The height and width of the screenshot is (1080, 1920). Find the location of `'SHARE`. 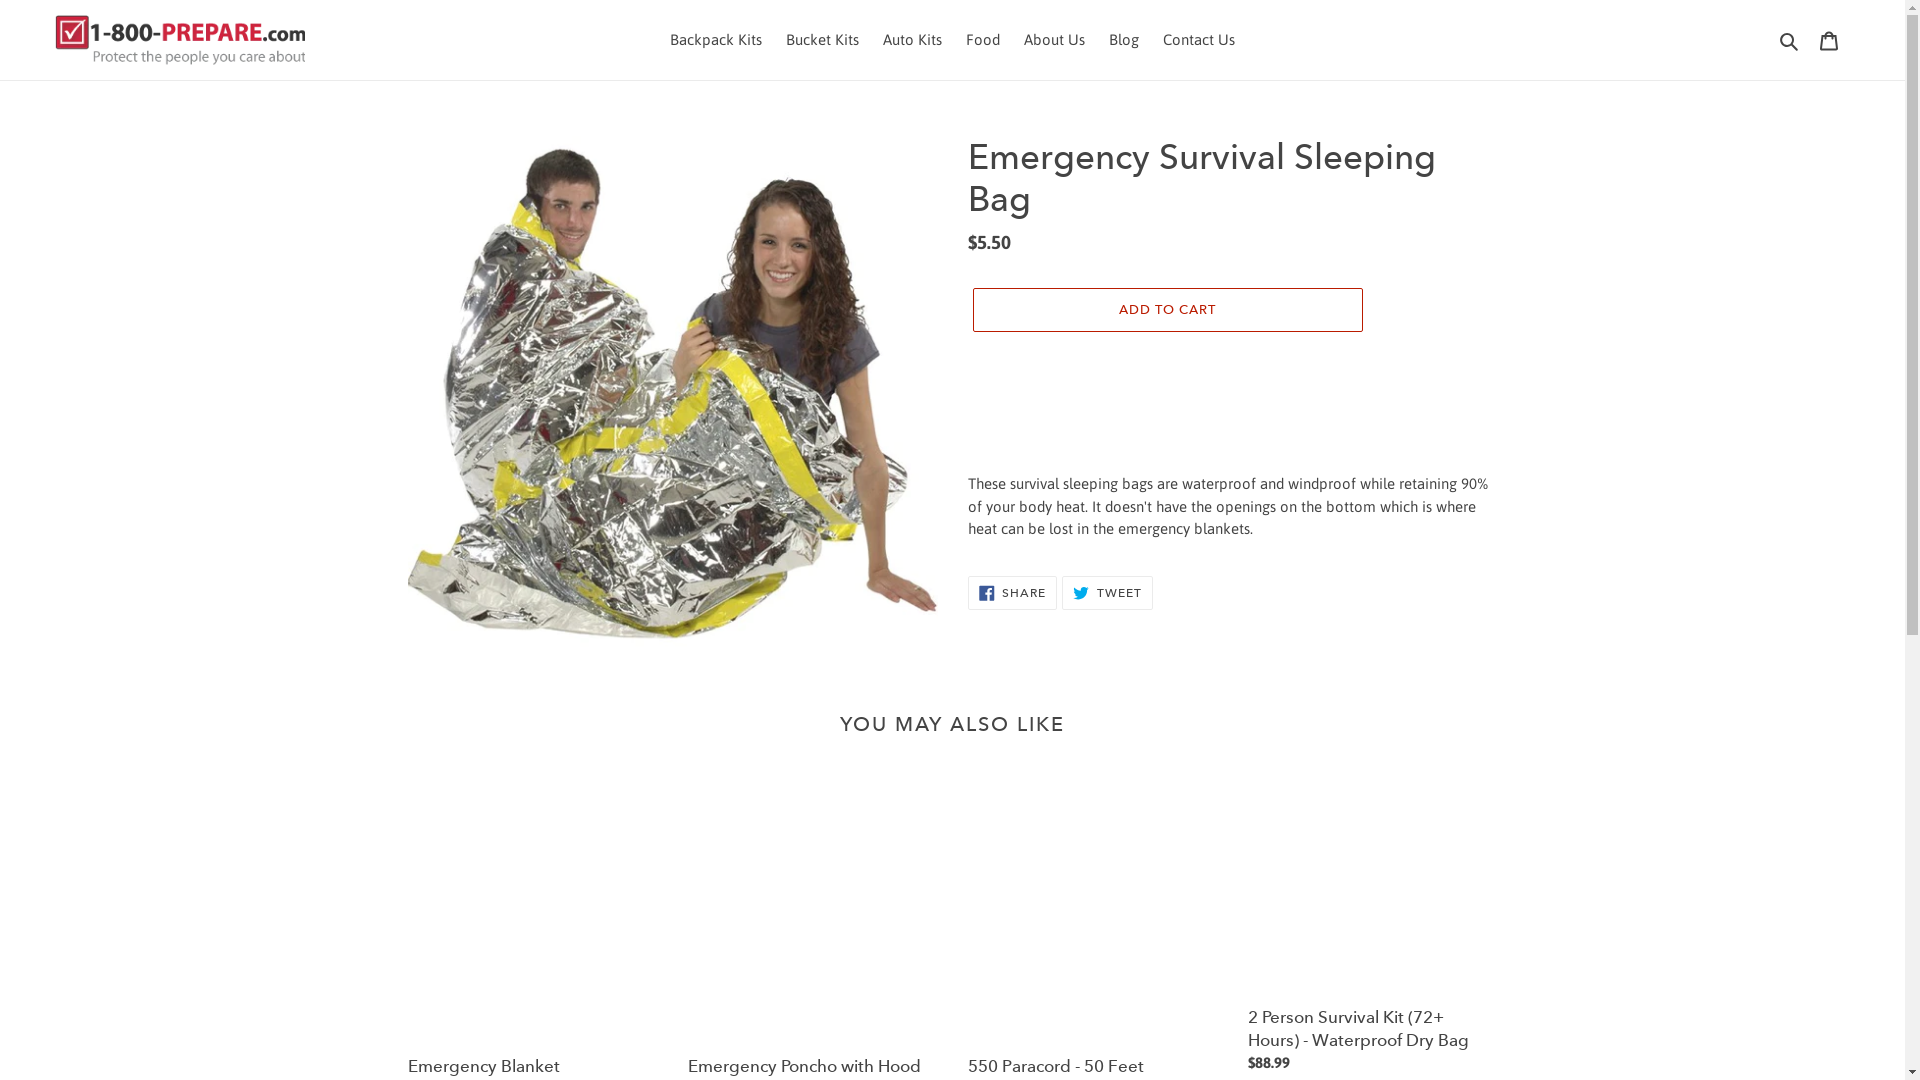

'SHARE is located at coordinates (1012, 592).